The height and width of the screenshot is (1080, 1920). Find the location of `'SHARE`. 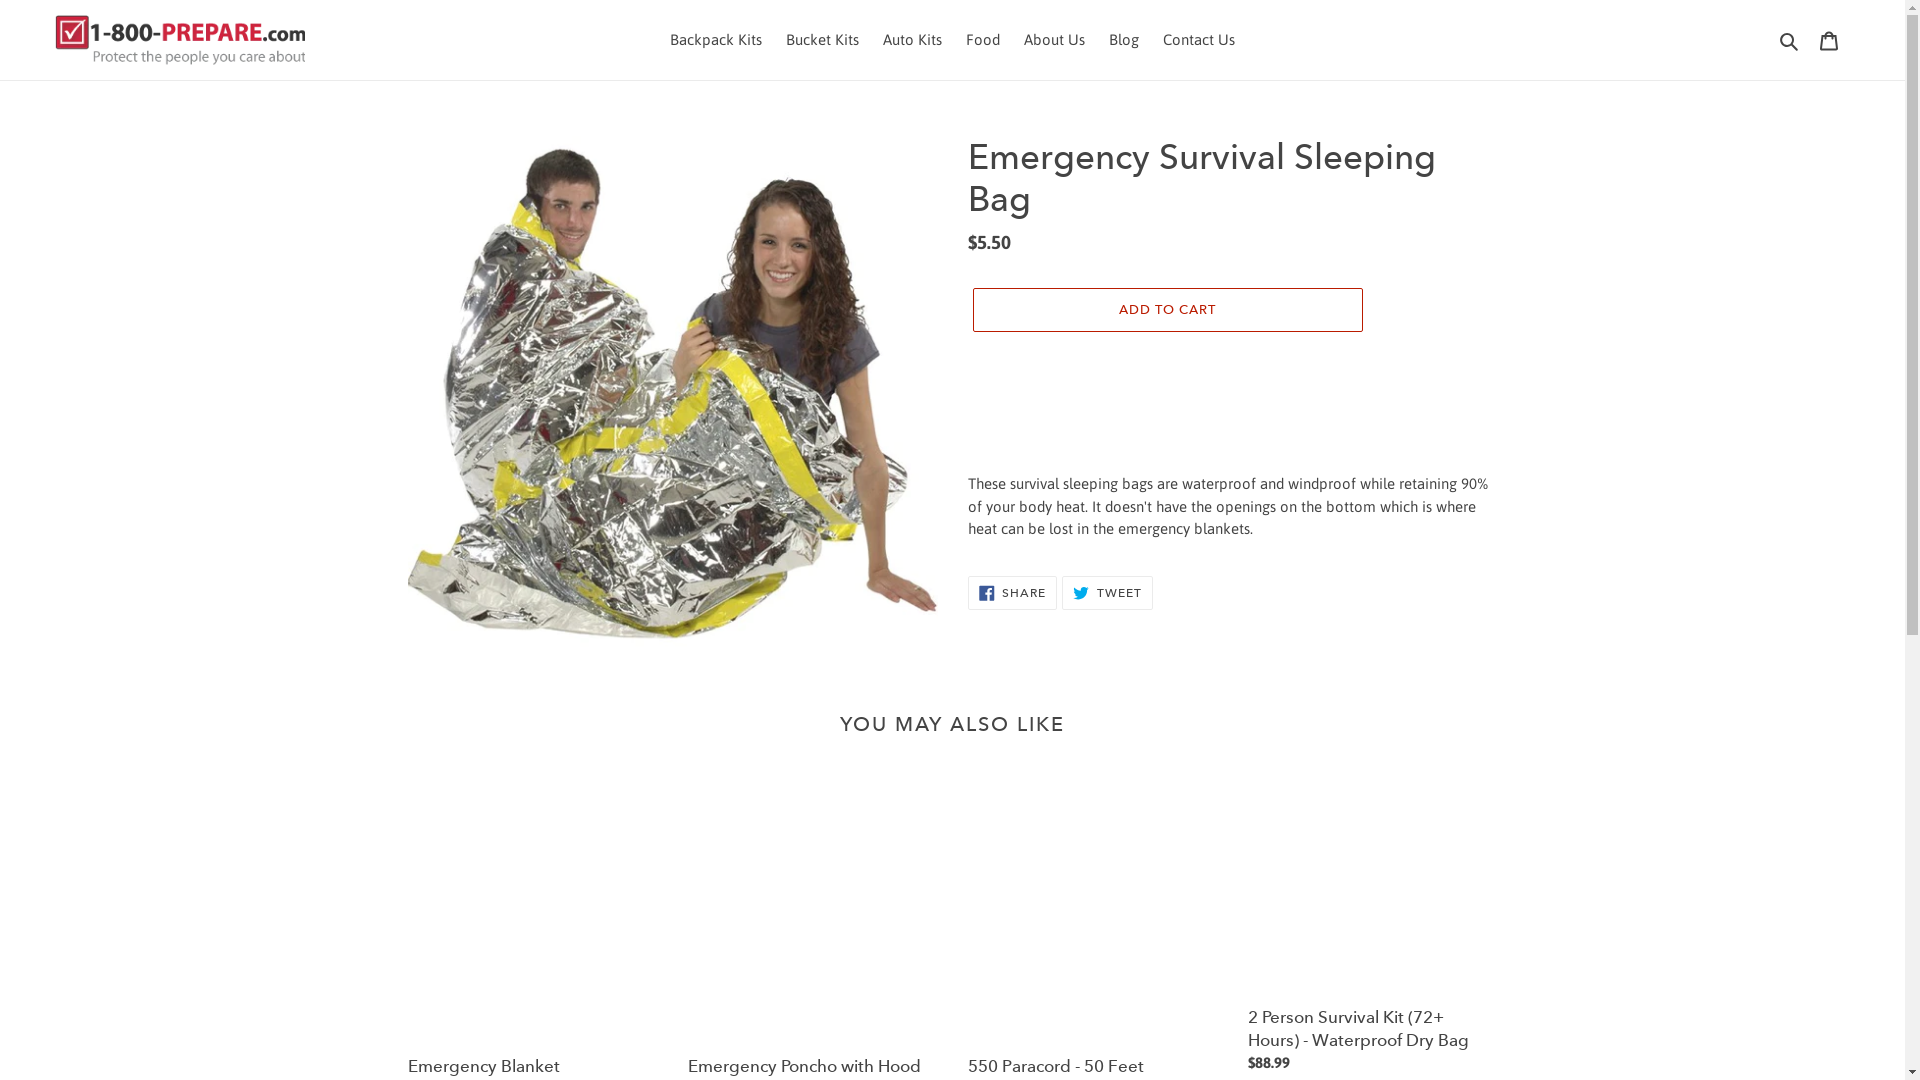

'SHARE is located at coordinates (1012, 592).